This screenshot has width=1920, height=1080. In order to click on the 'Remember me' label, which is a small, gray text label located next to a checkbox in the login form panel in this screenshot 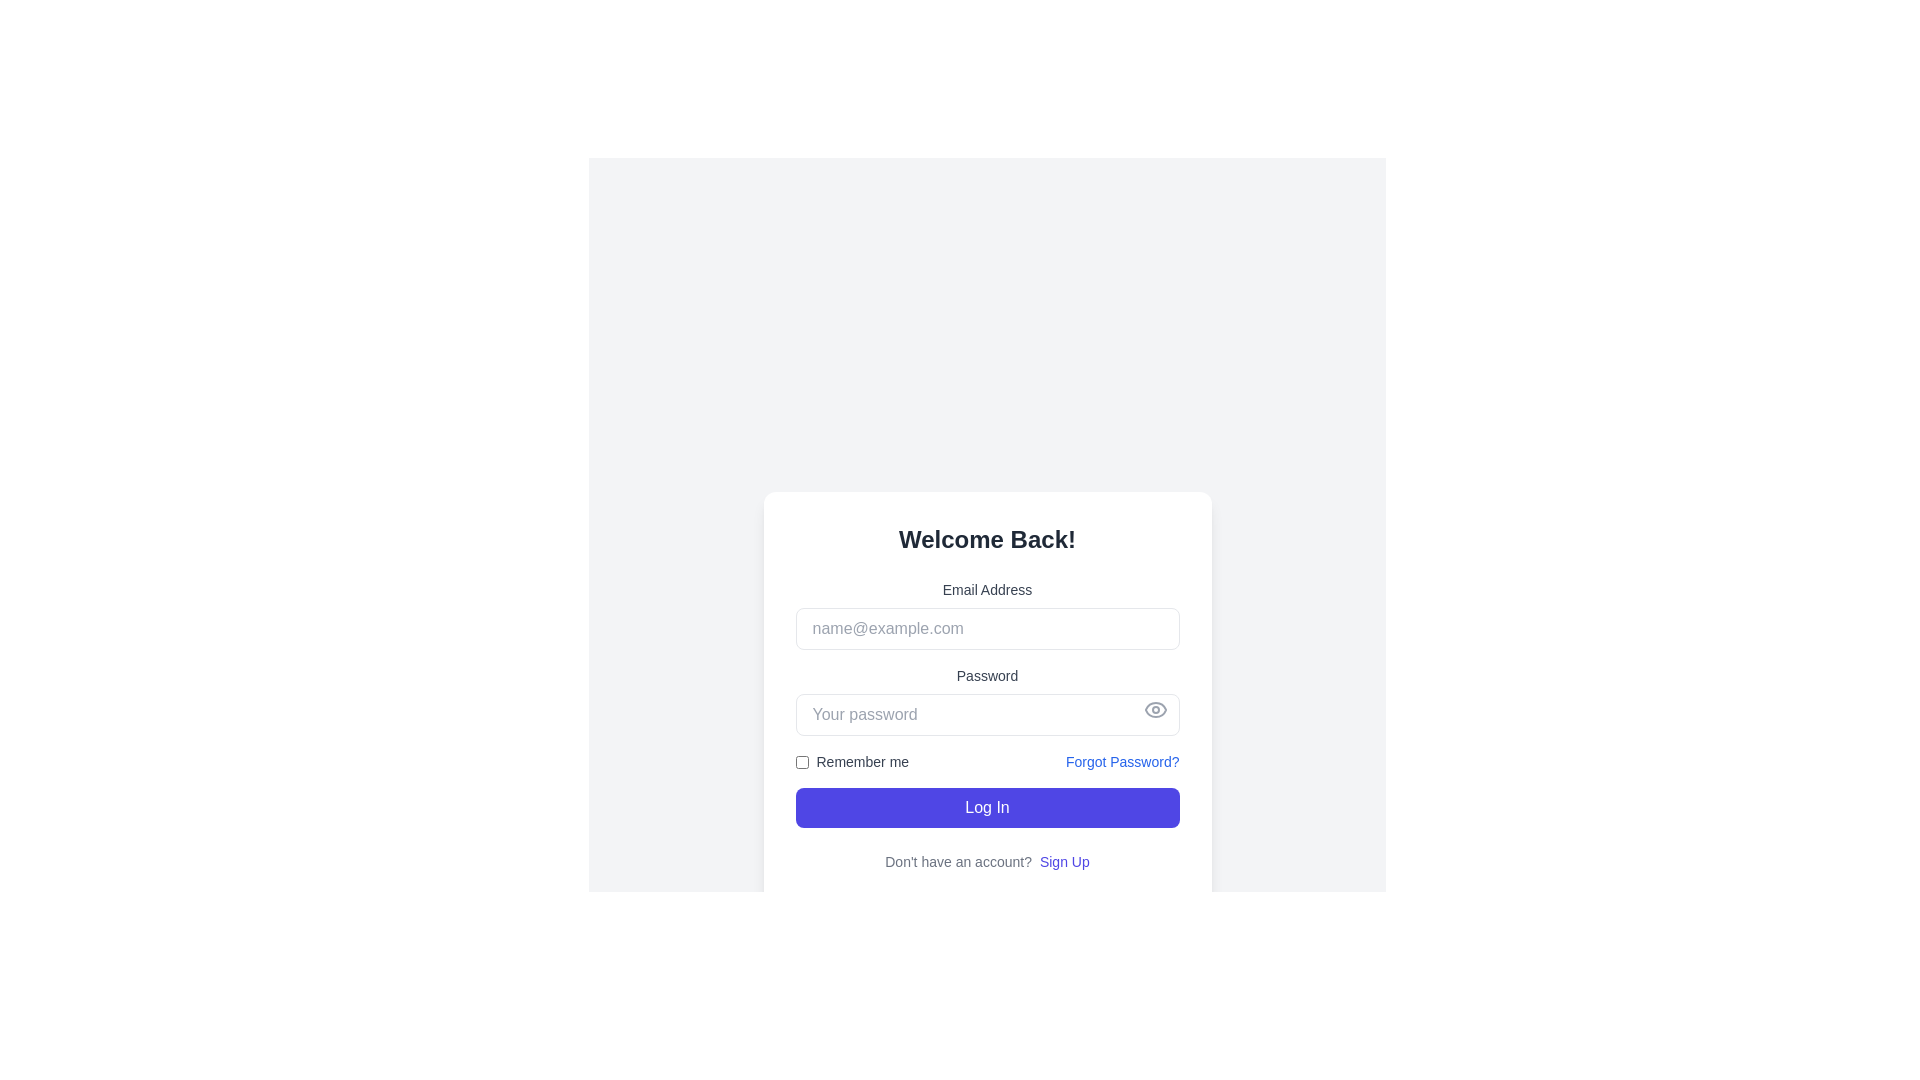, I will do `click(862, 762)`.